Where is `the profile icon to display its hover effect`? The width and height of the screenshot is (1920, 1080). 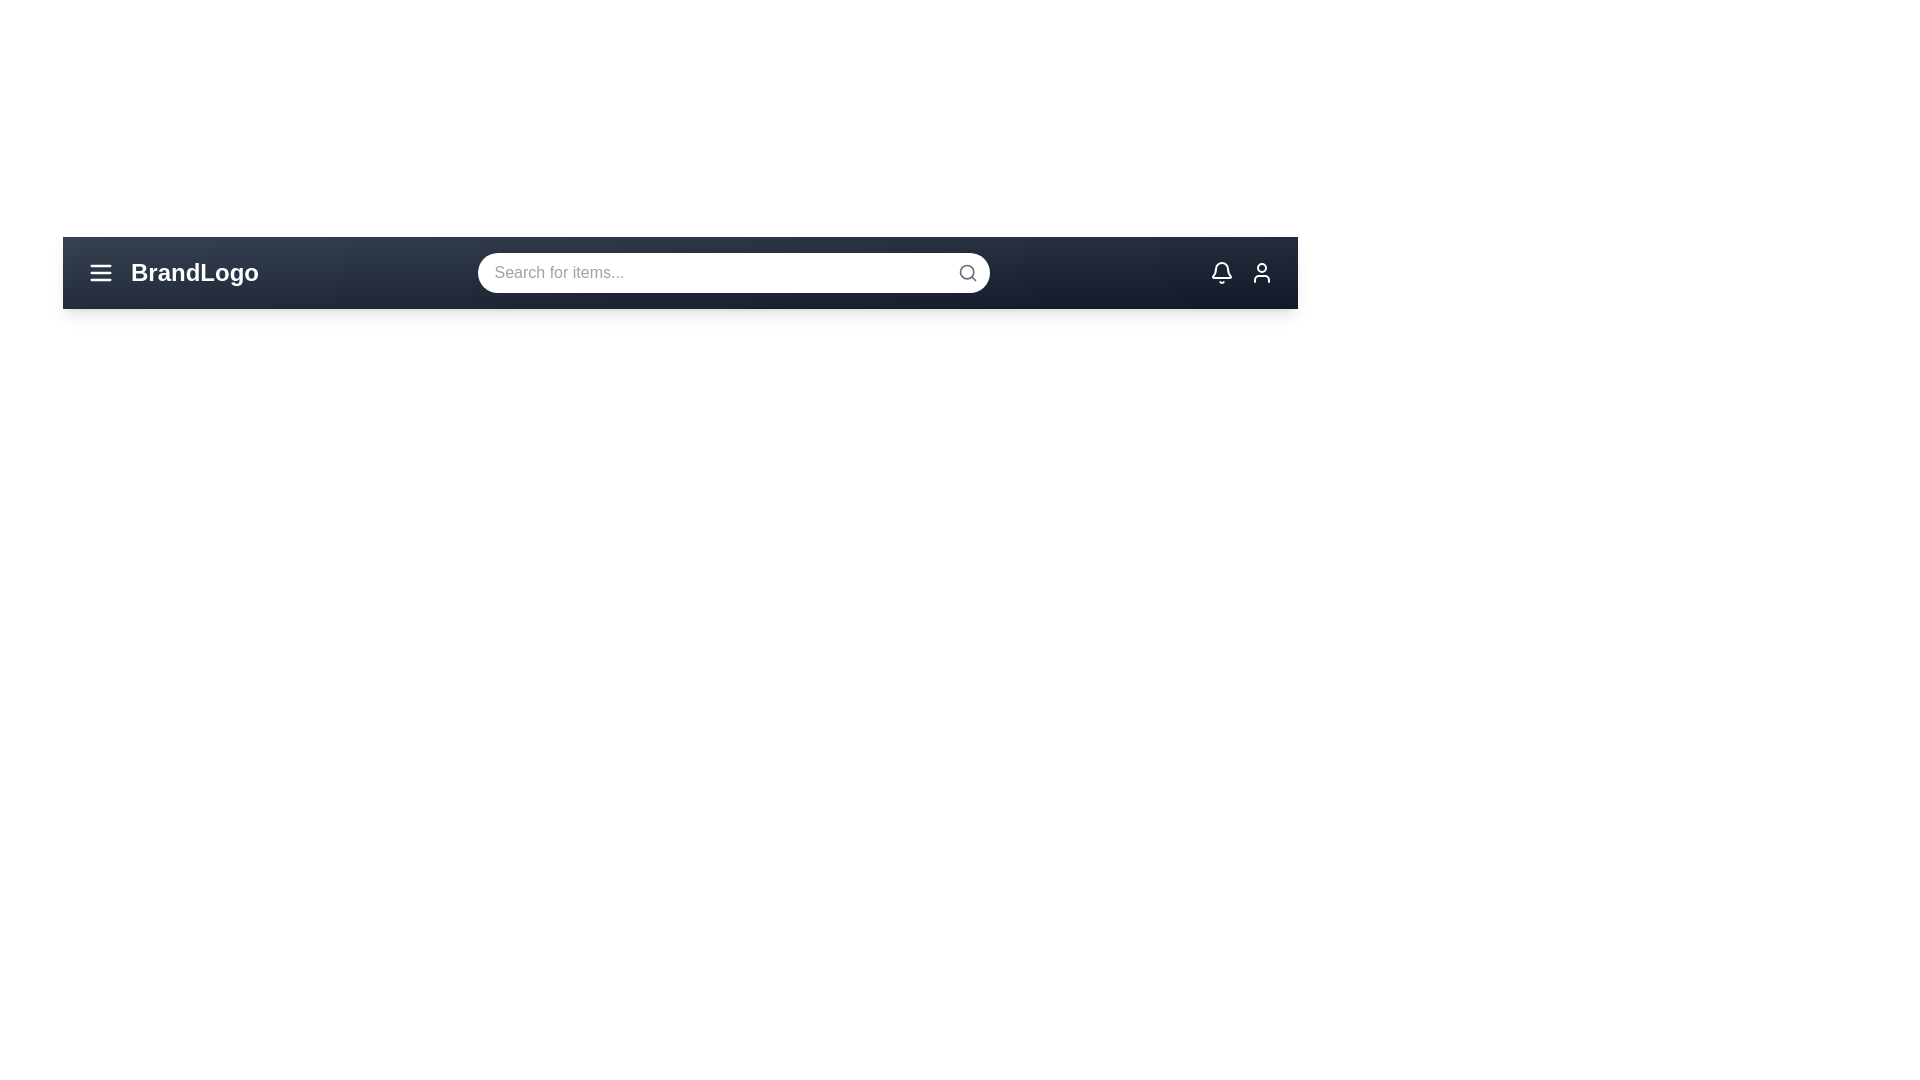 the profile icon to display its hover effect is located at coordinates (1261, 273).